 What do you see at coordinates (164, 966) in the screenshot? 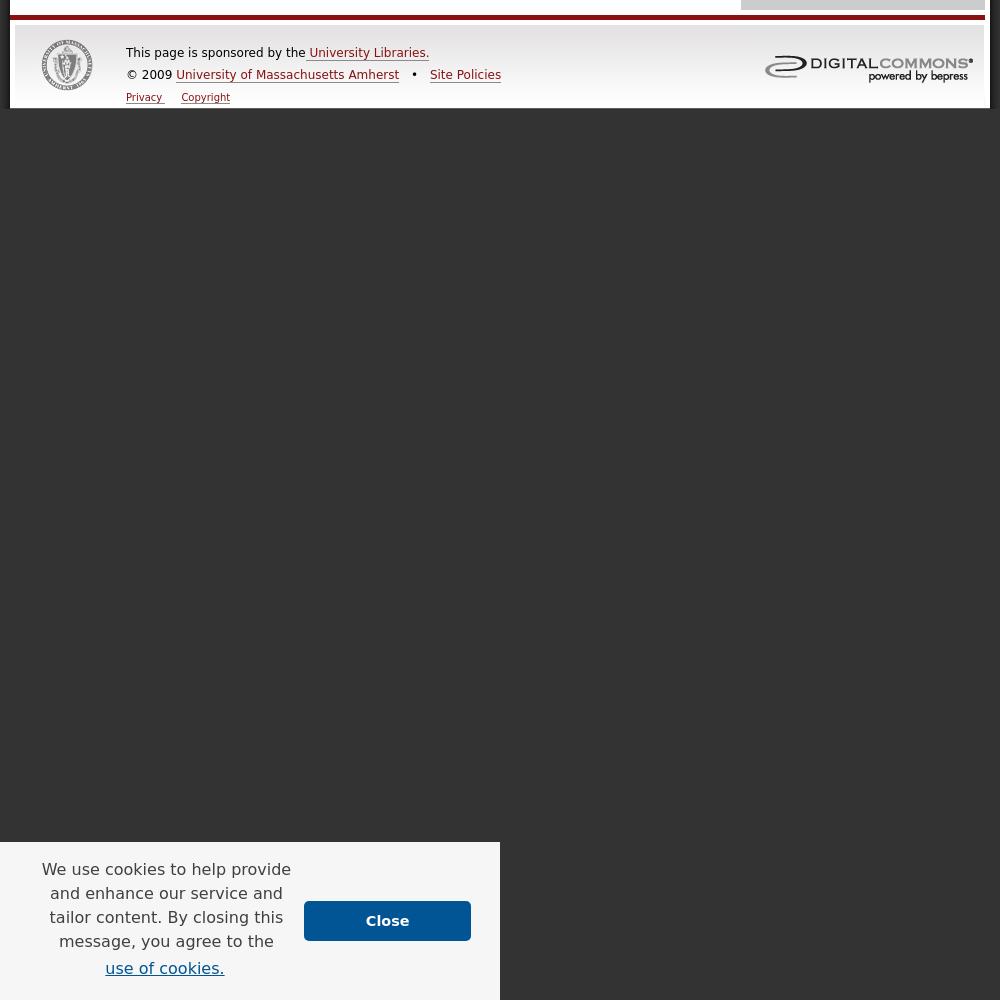
I see `'use of cookies.'` at bounding box center [164, 966].